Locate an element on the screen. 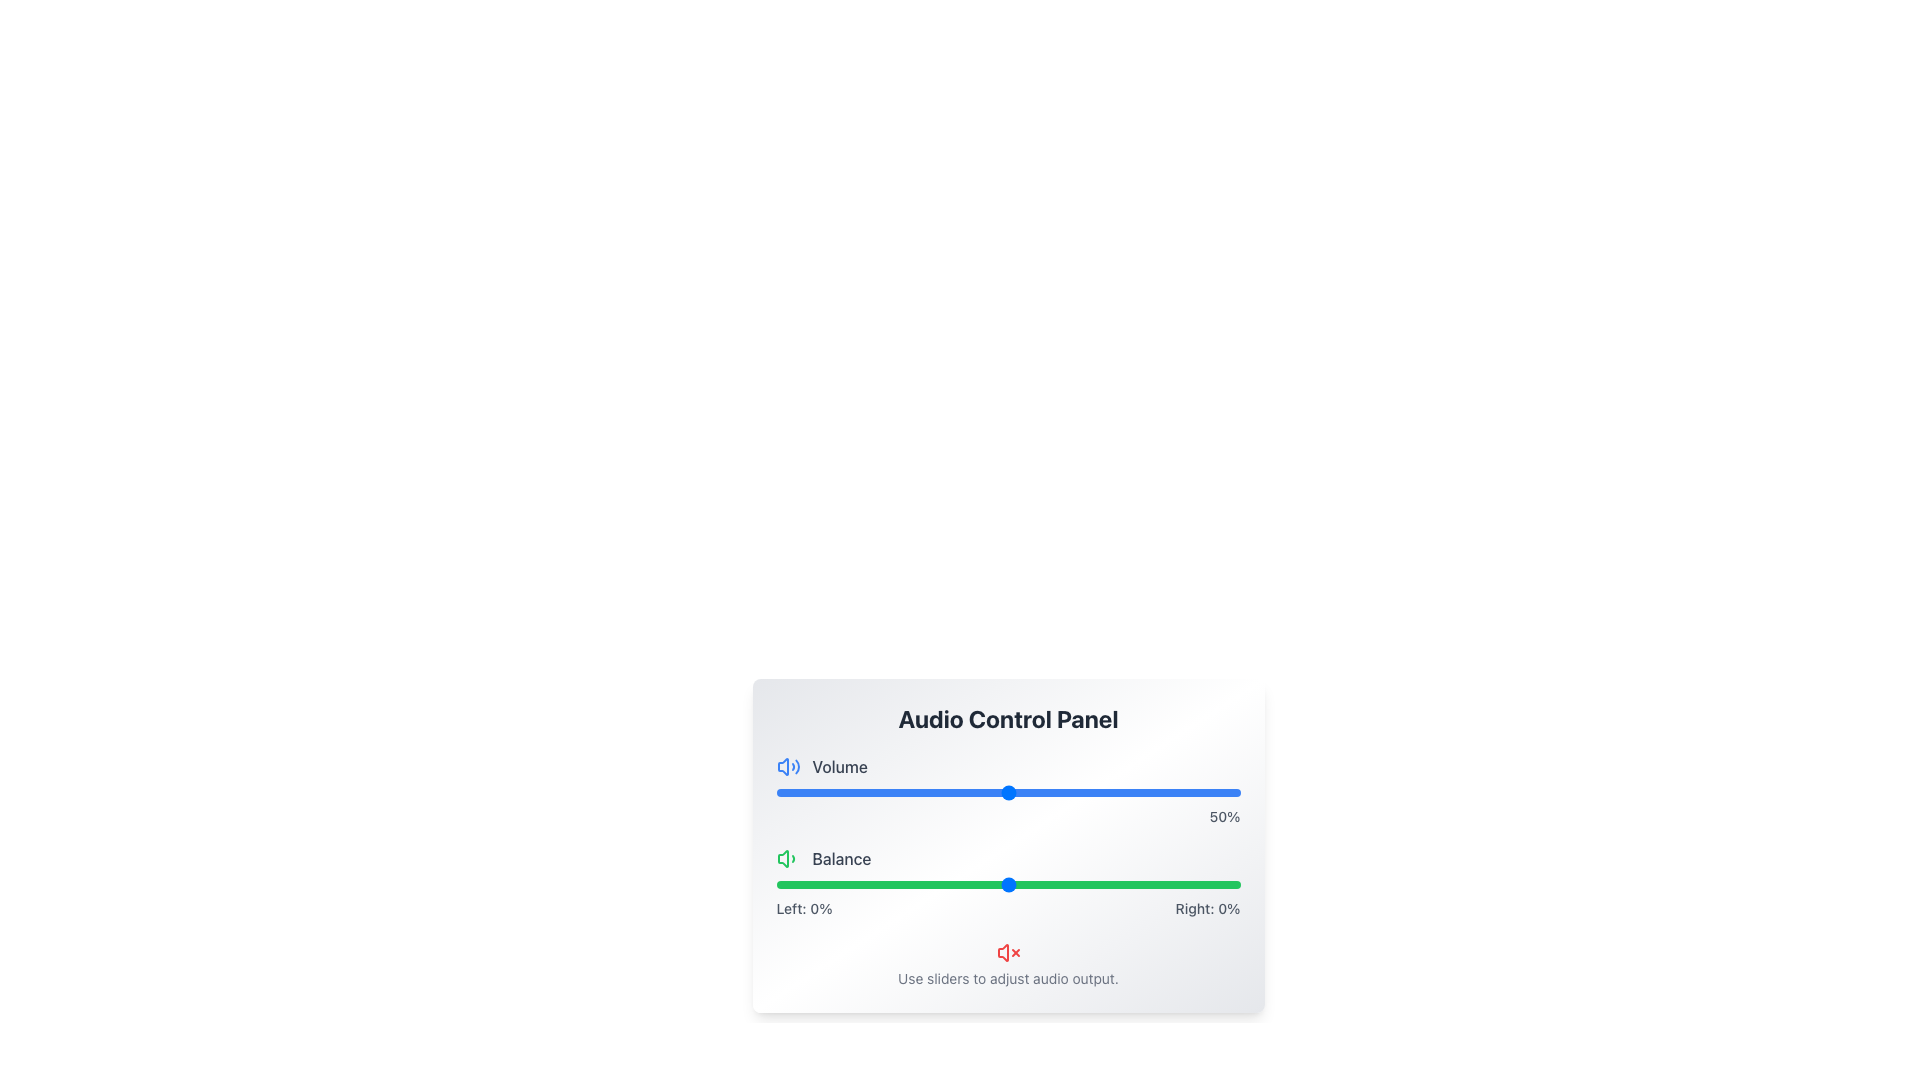  value displayed on the static text label indicating the balance percentage for the left channel in the Audio Control Panel is located at coordinates (804, 909).